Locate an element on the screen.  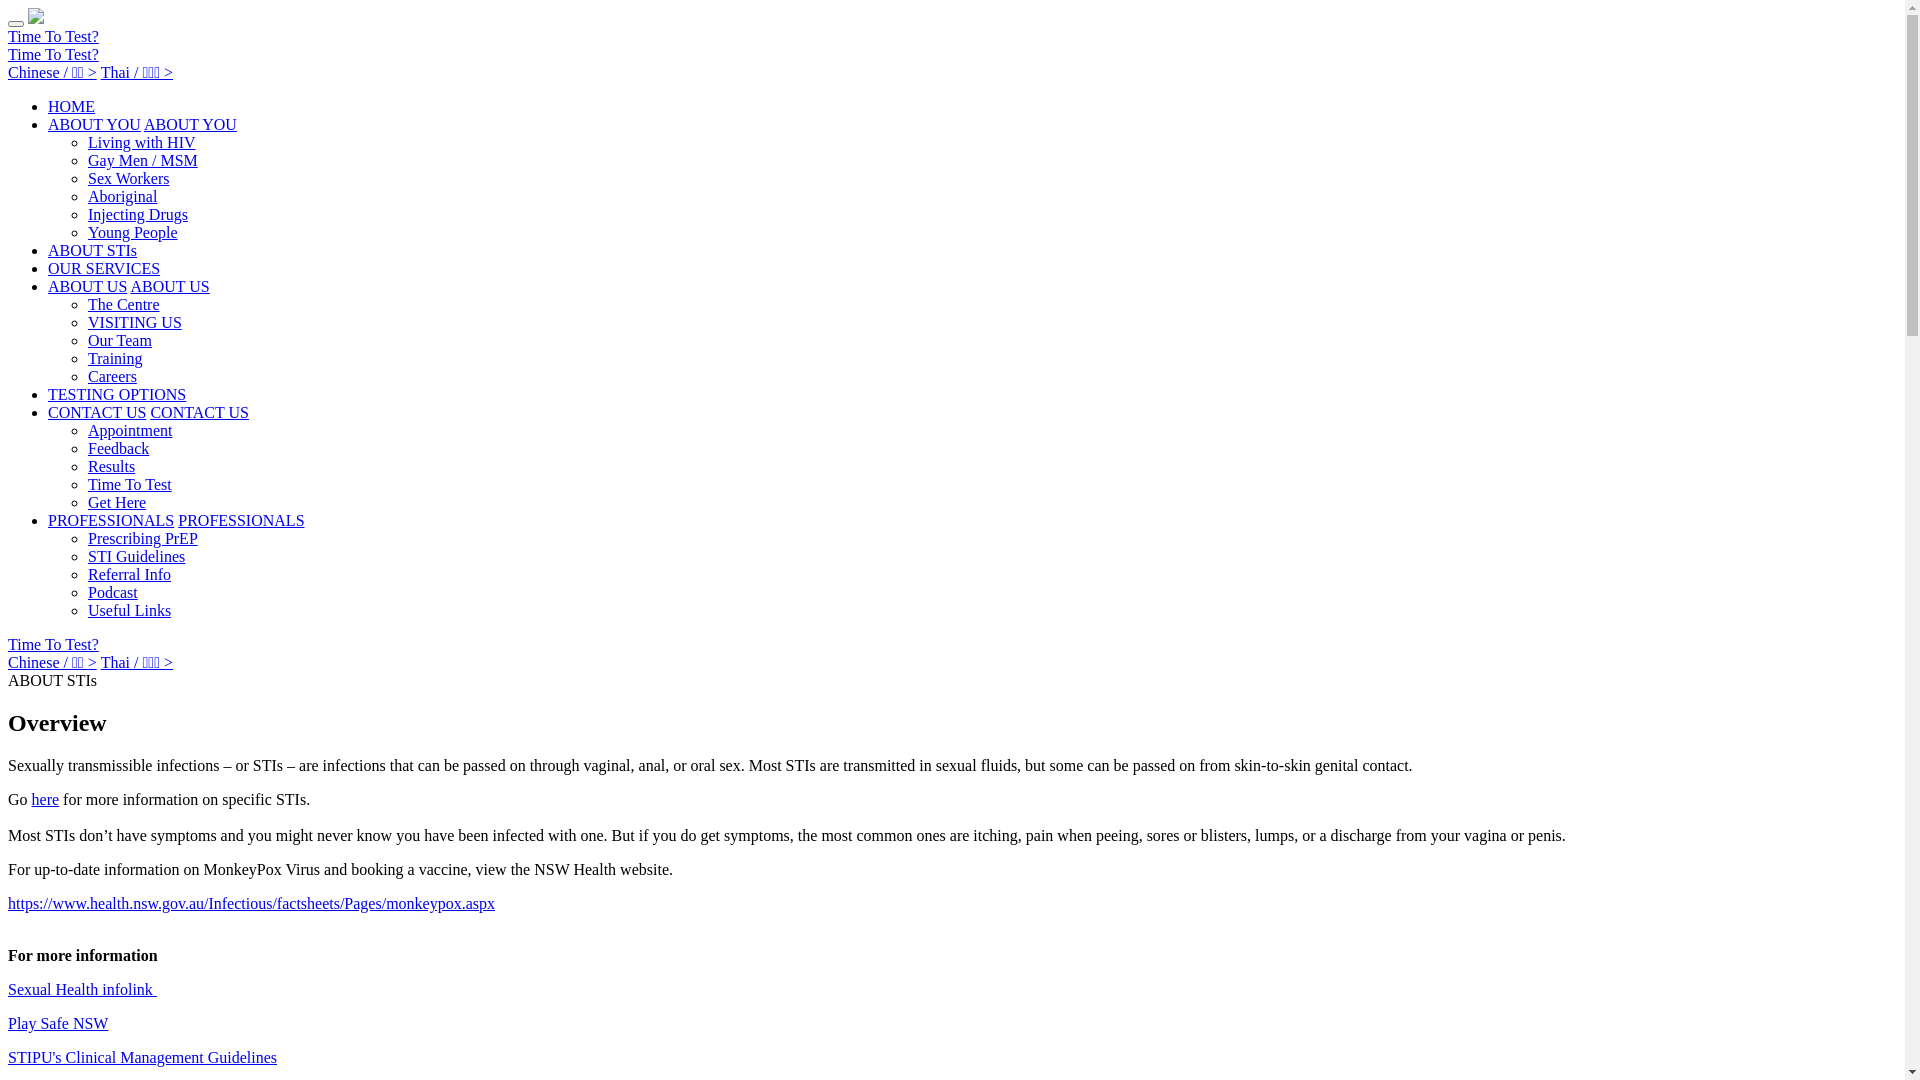
'TESTING OPTIONS' is located at coordinates (115, 394).